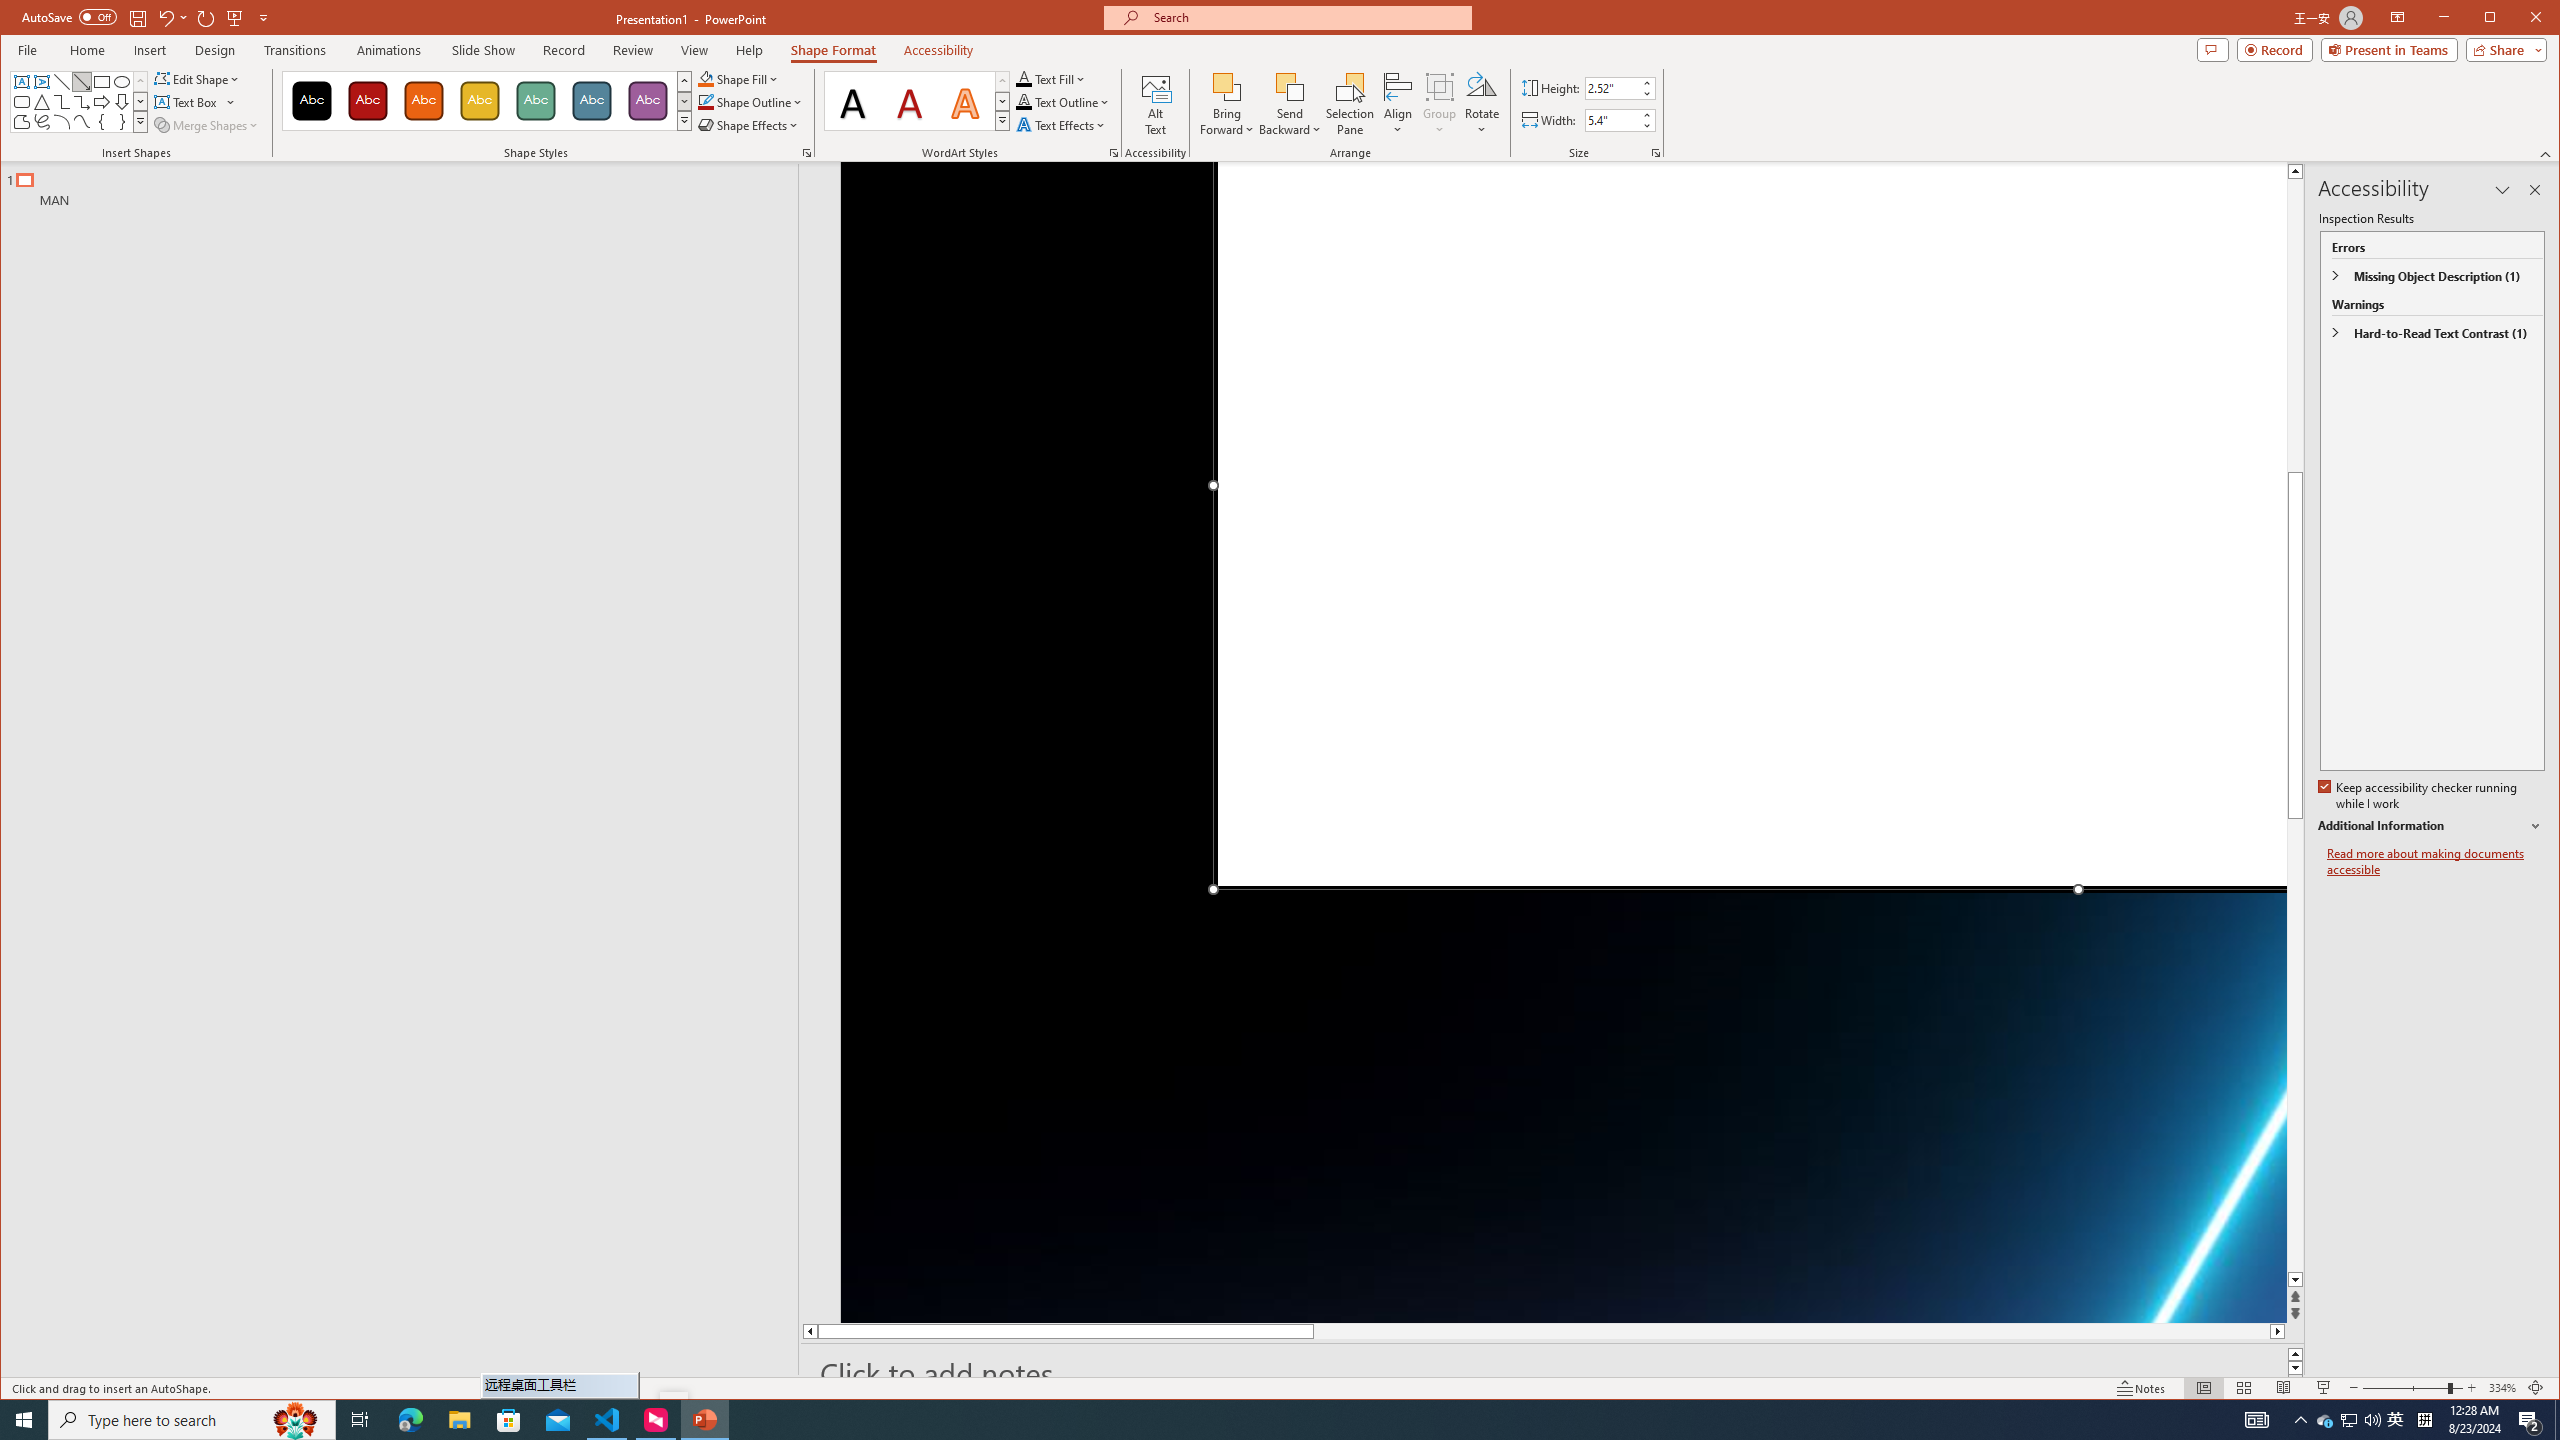 Image resolution: width=2560 pixels, height=1440 pixels. I want to click on 'Size and Position...', so click(1655, 153).